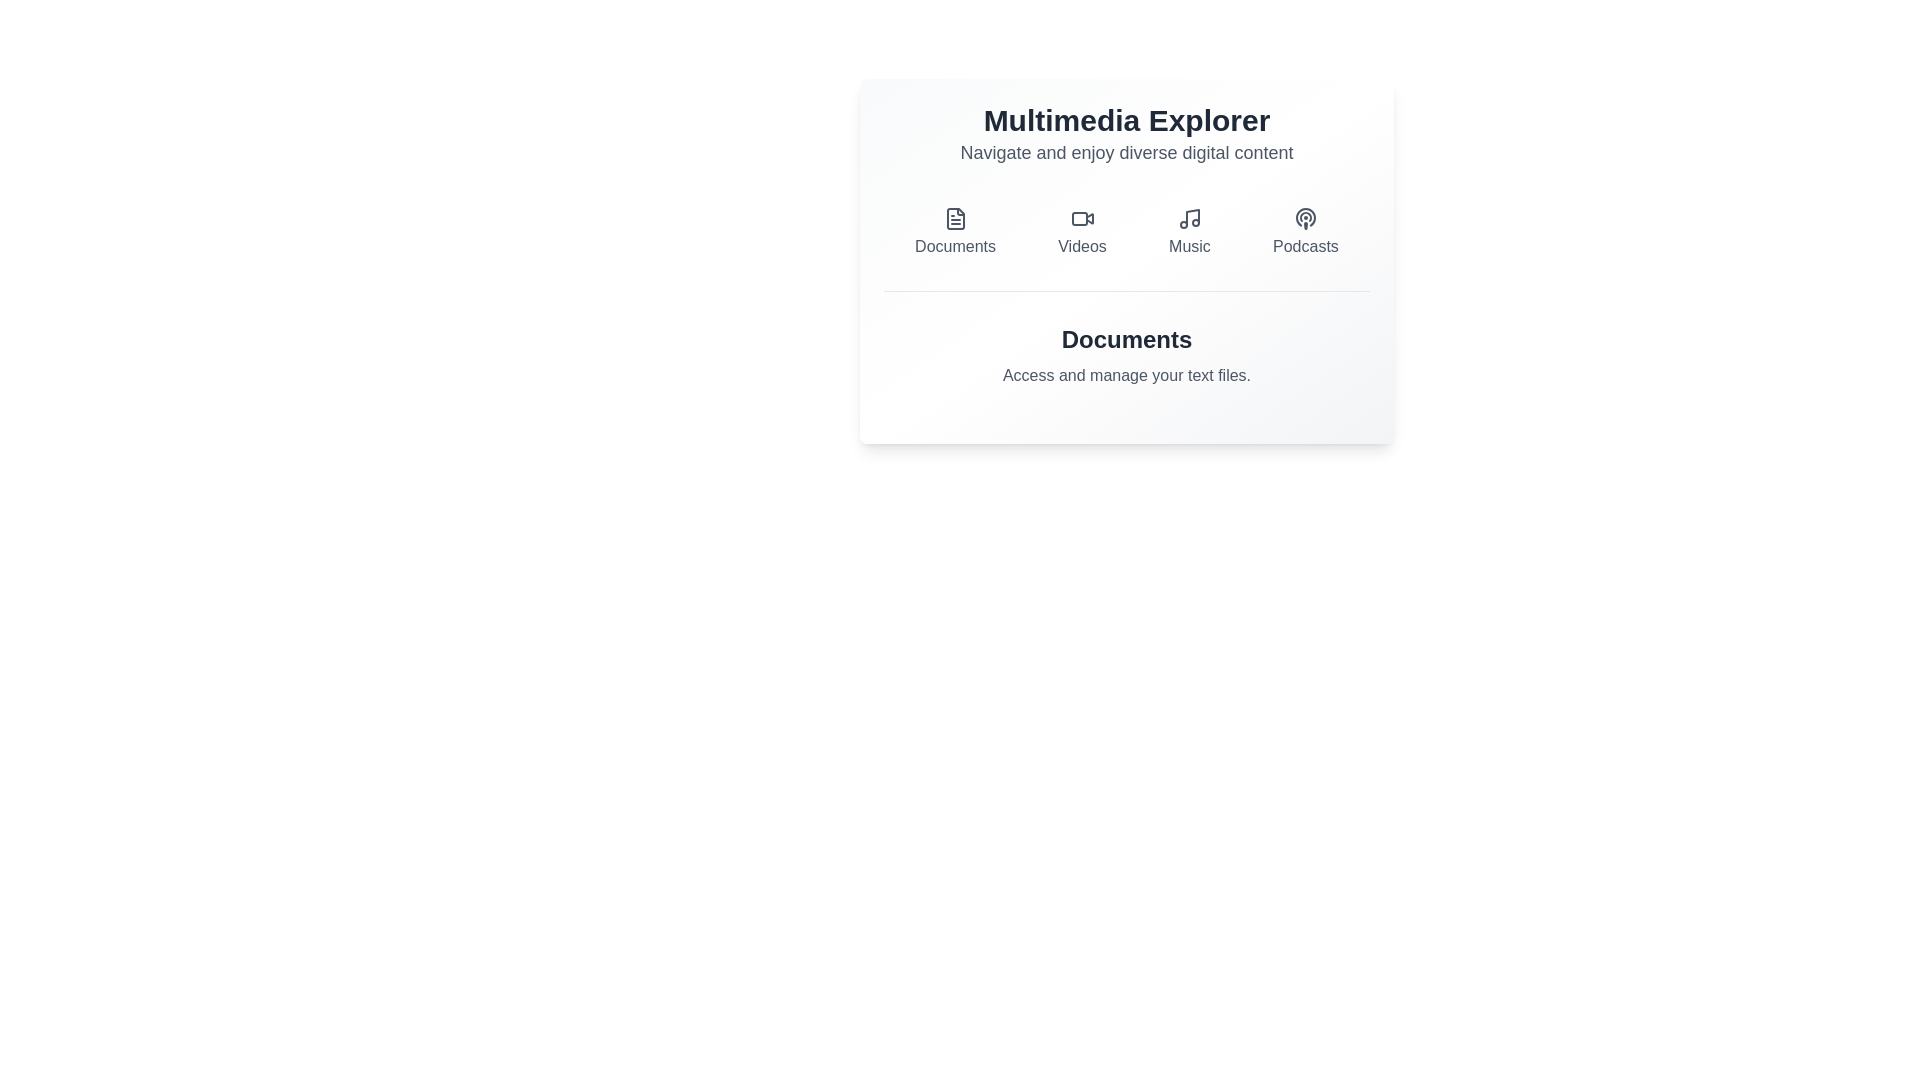 This screenshot has width=1920, height=1080. Describe the element at coordinates (954, 231) in the screenshot. I see `the Documents button to switch to the corresponding tab` at that location.